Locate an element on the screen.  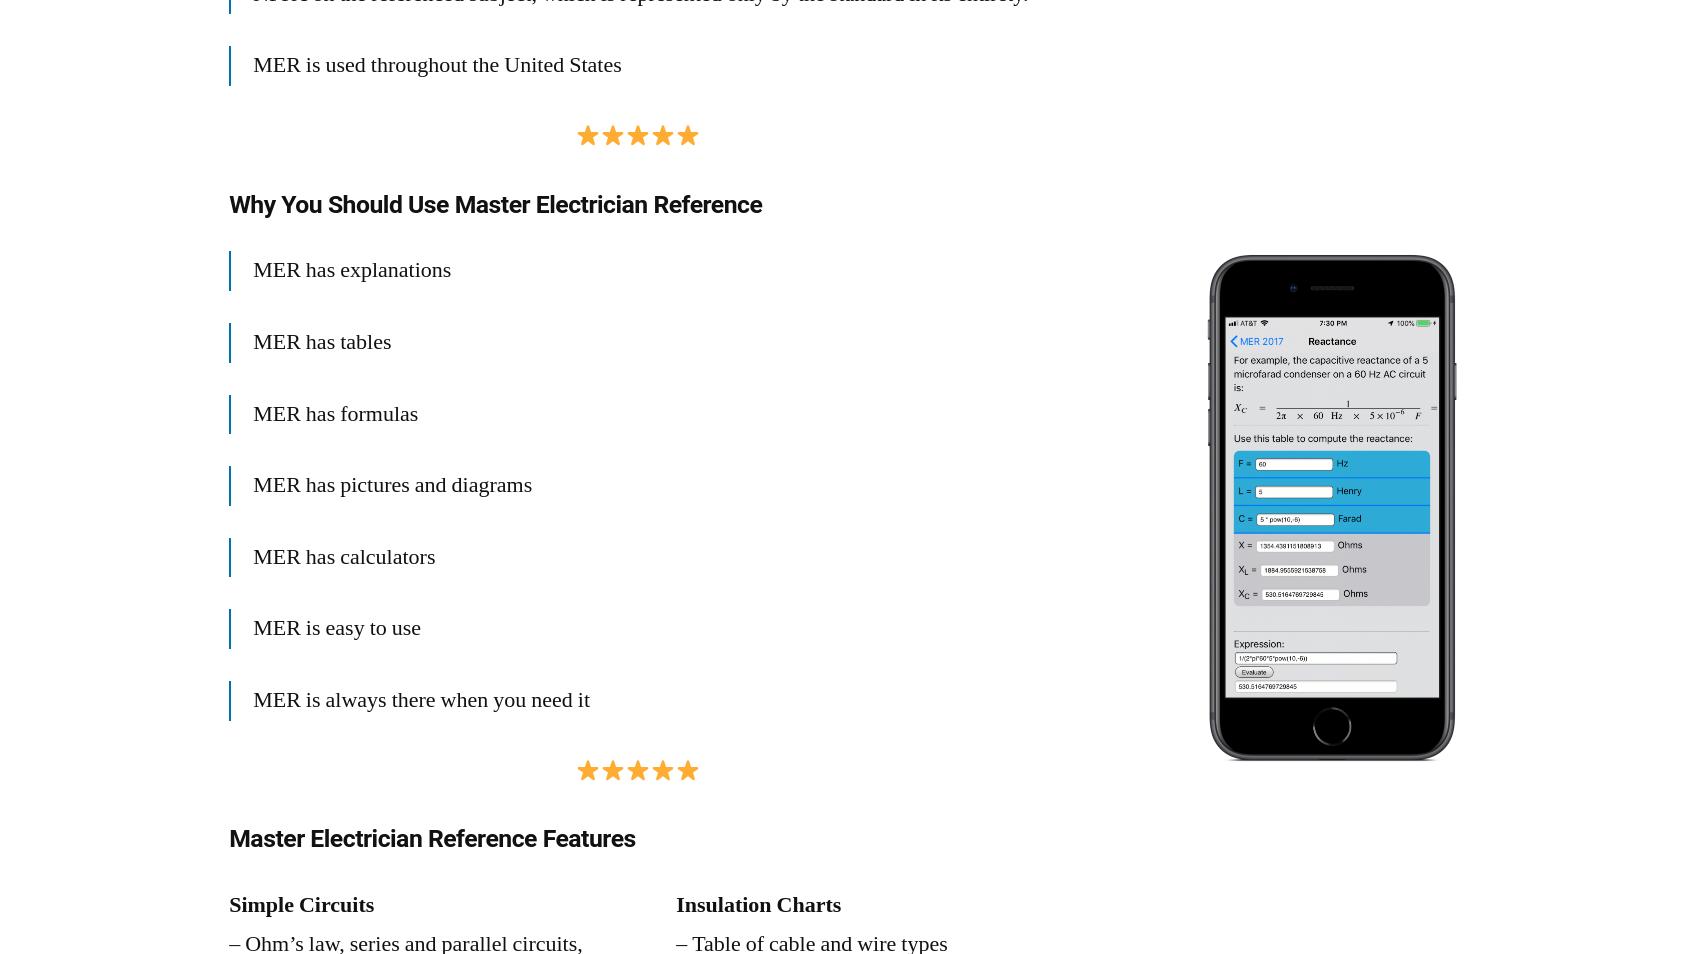
'MER has formulas' is located at coordinates (334, 412).